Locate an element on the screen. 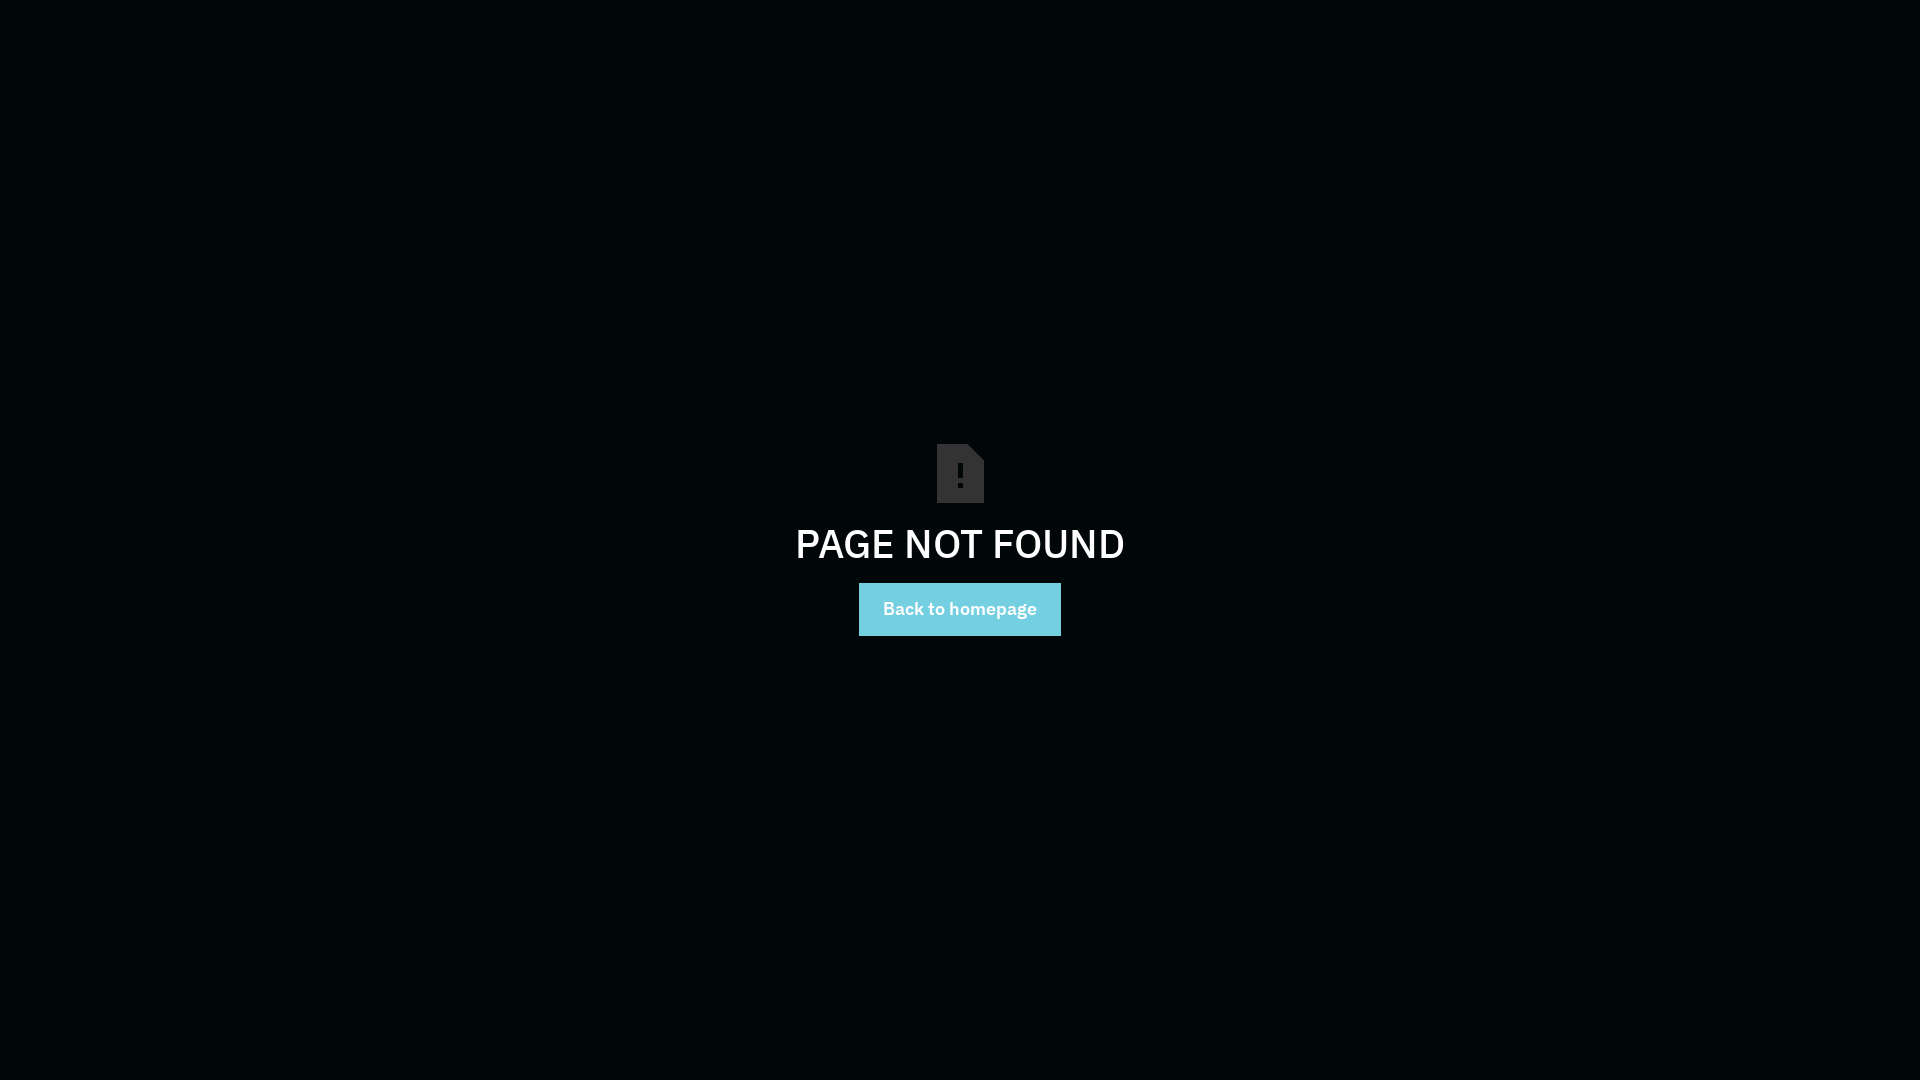 The height and width of the screenshot is (1080, 1920). 'Back to homepage' is located at coordinates (960, 608).